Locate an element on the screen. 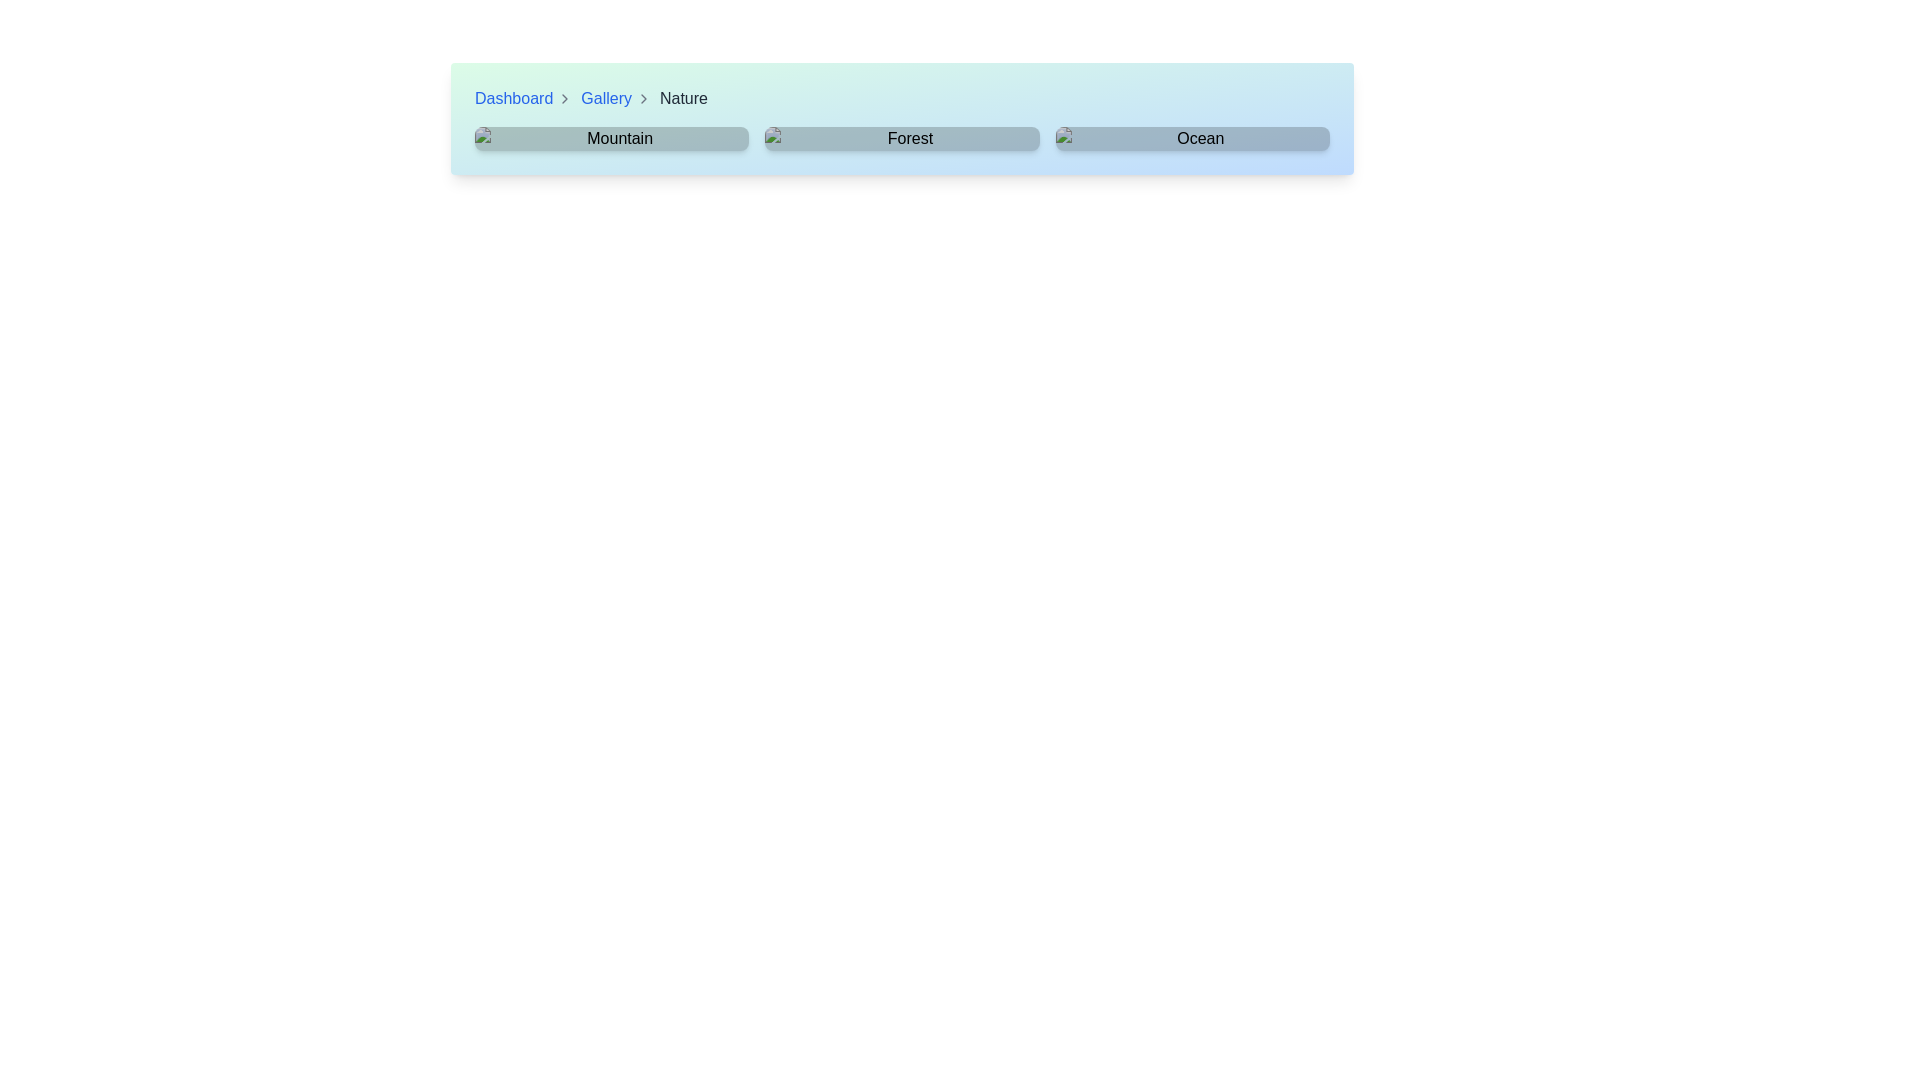 This screenshot has width=1920, height=1080. the 'Gallery' hyperlink in the breadcrumb navigation is located at coordinates (605, 99).